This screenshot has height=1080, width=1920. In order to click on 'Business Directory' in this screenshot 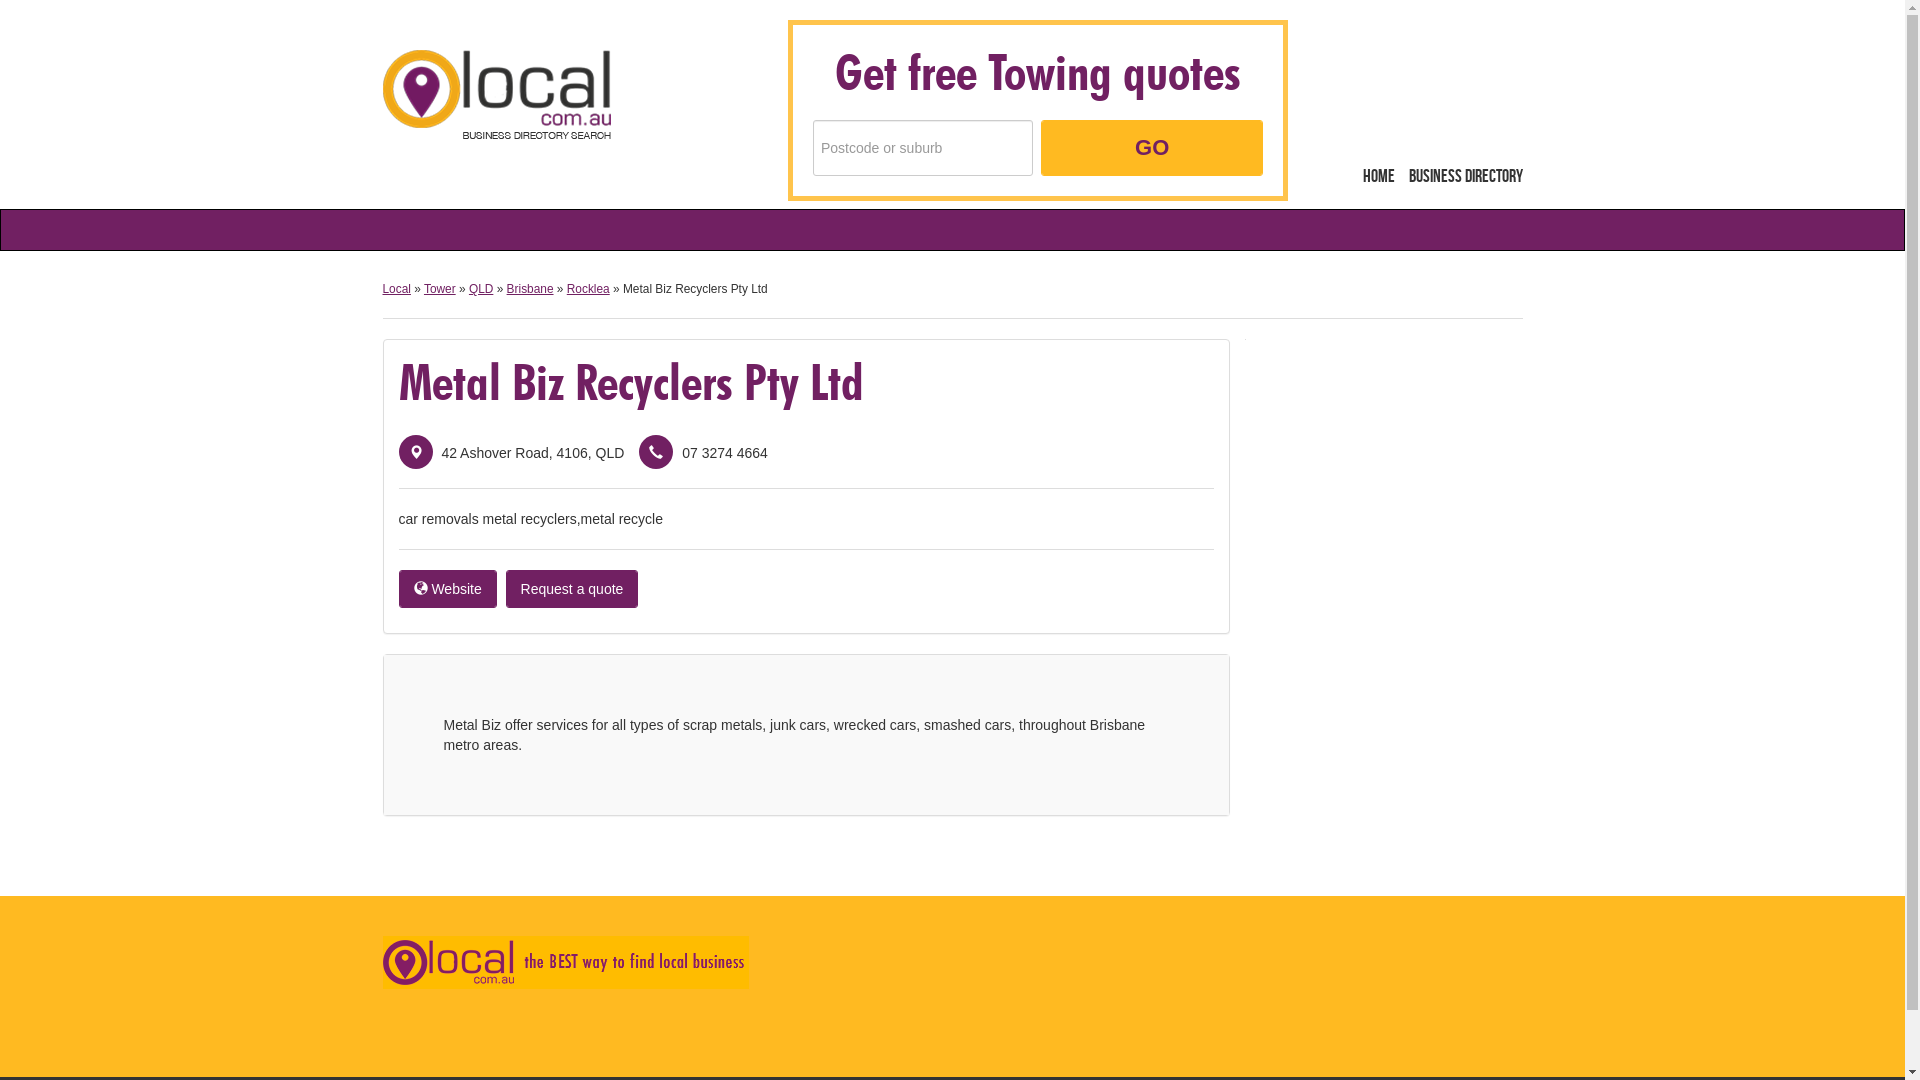, I will do `click(1464, 176)`.